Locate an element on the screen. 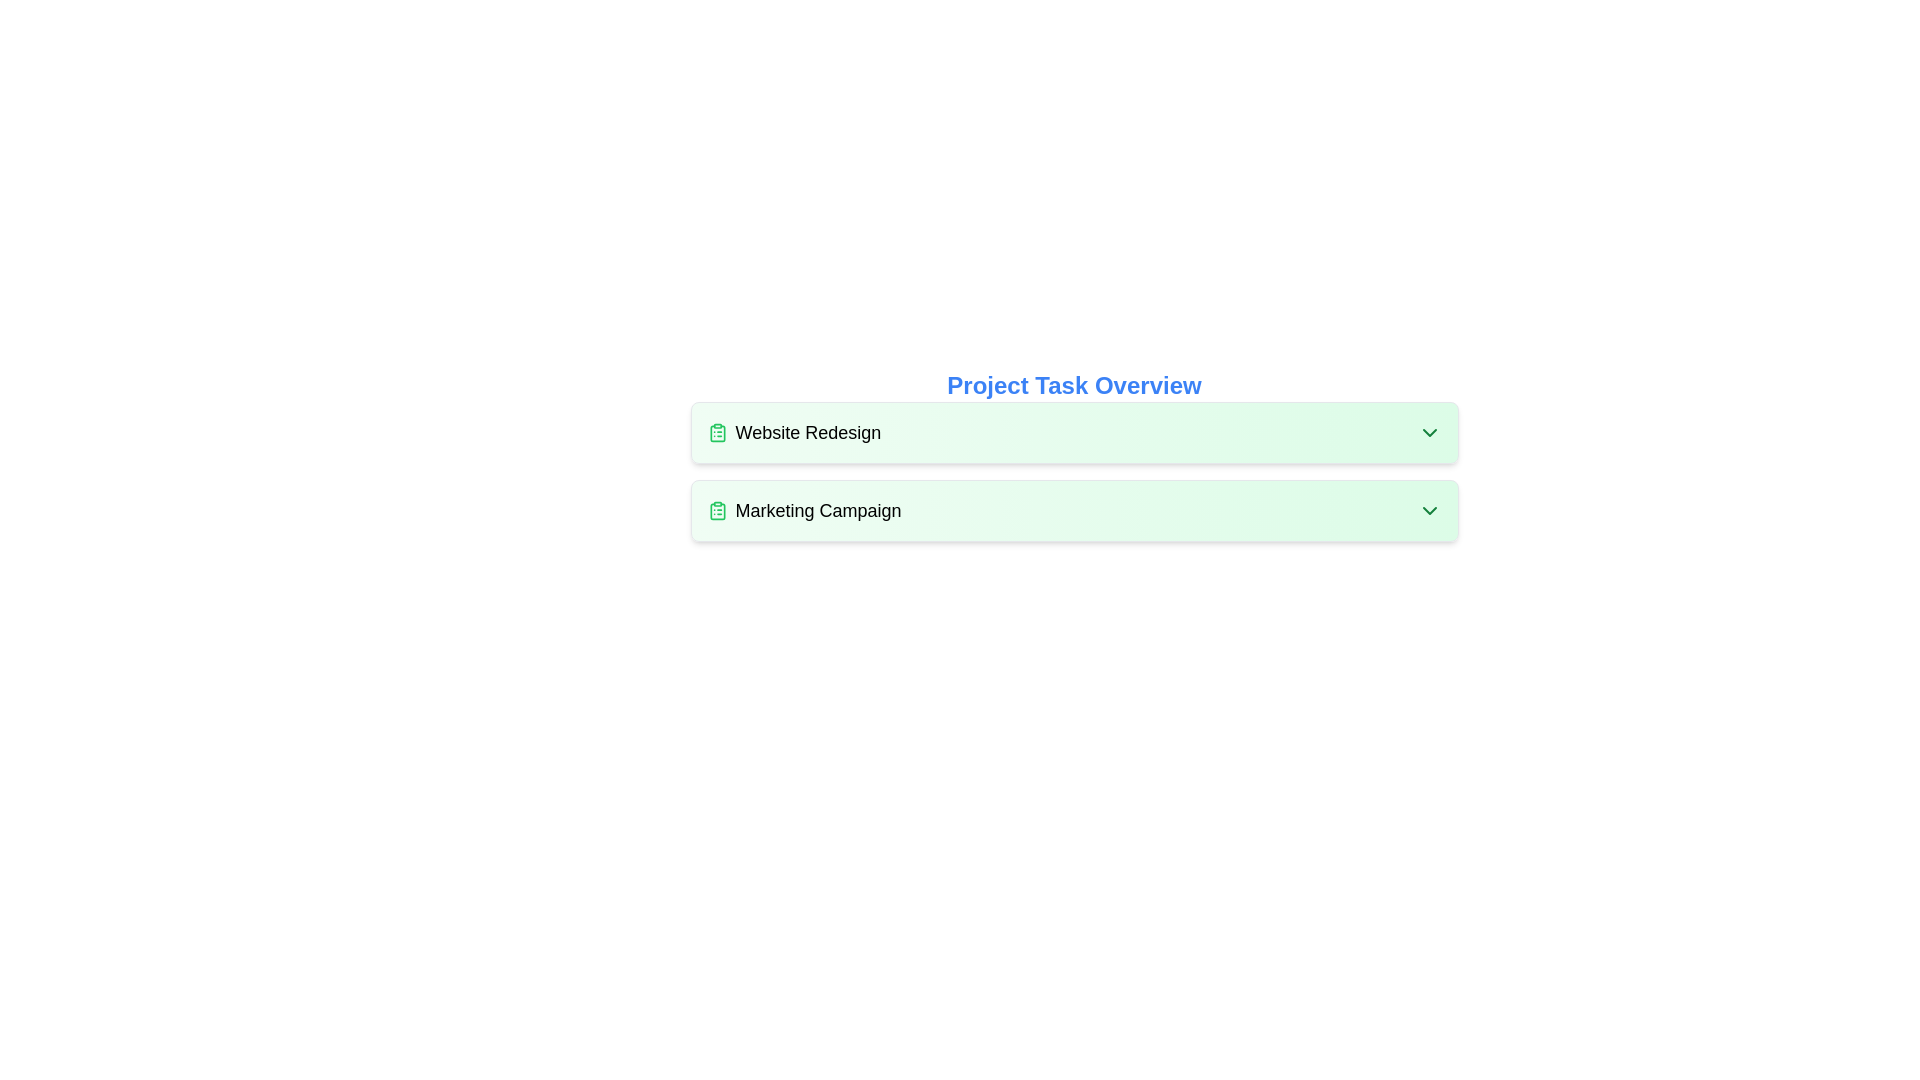  text label that provides descriptive information for a task or project item, specifically the label for 'Website Redesign' located above the 'Marketing Campaign' label is located at coordinates (808, 431).